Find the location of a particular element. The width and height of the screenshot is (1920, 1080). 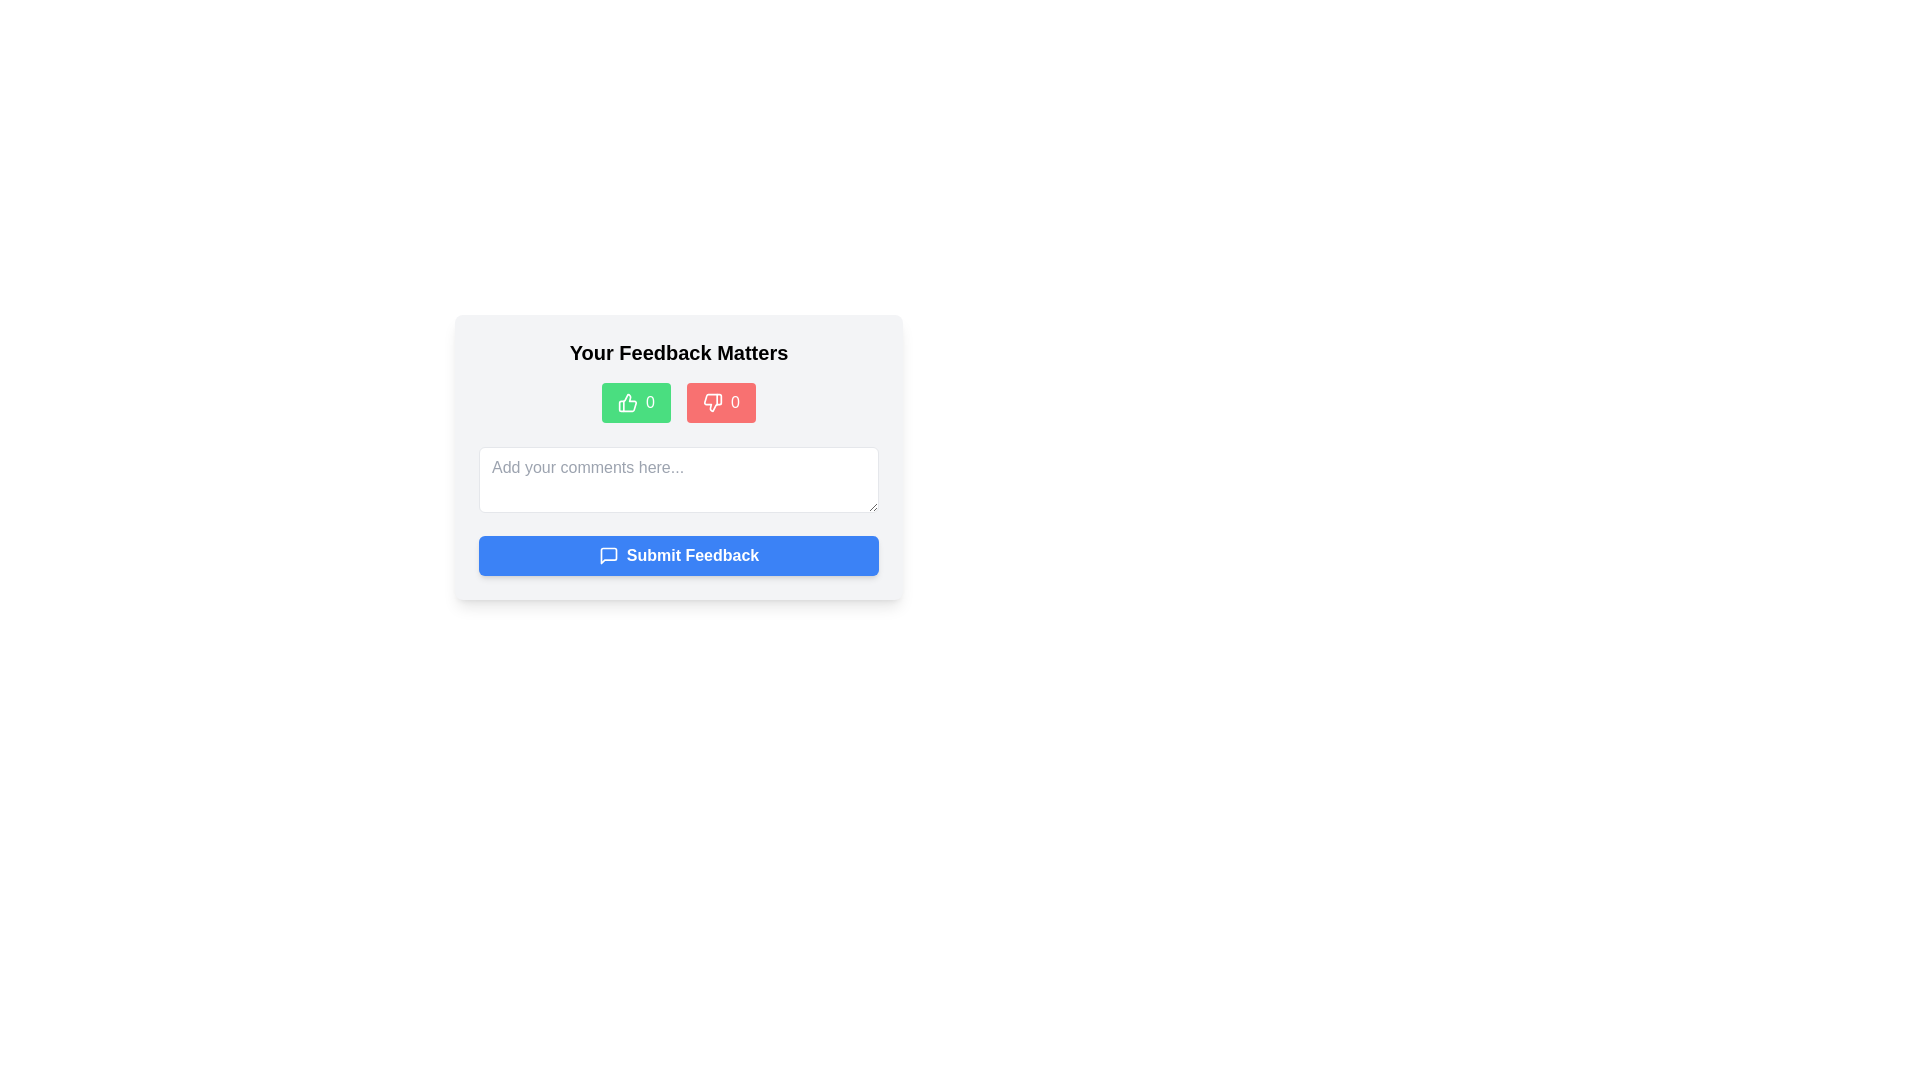

the second button under the title 'Your Feedback Matters' is located at coordinates (720, 402).